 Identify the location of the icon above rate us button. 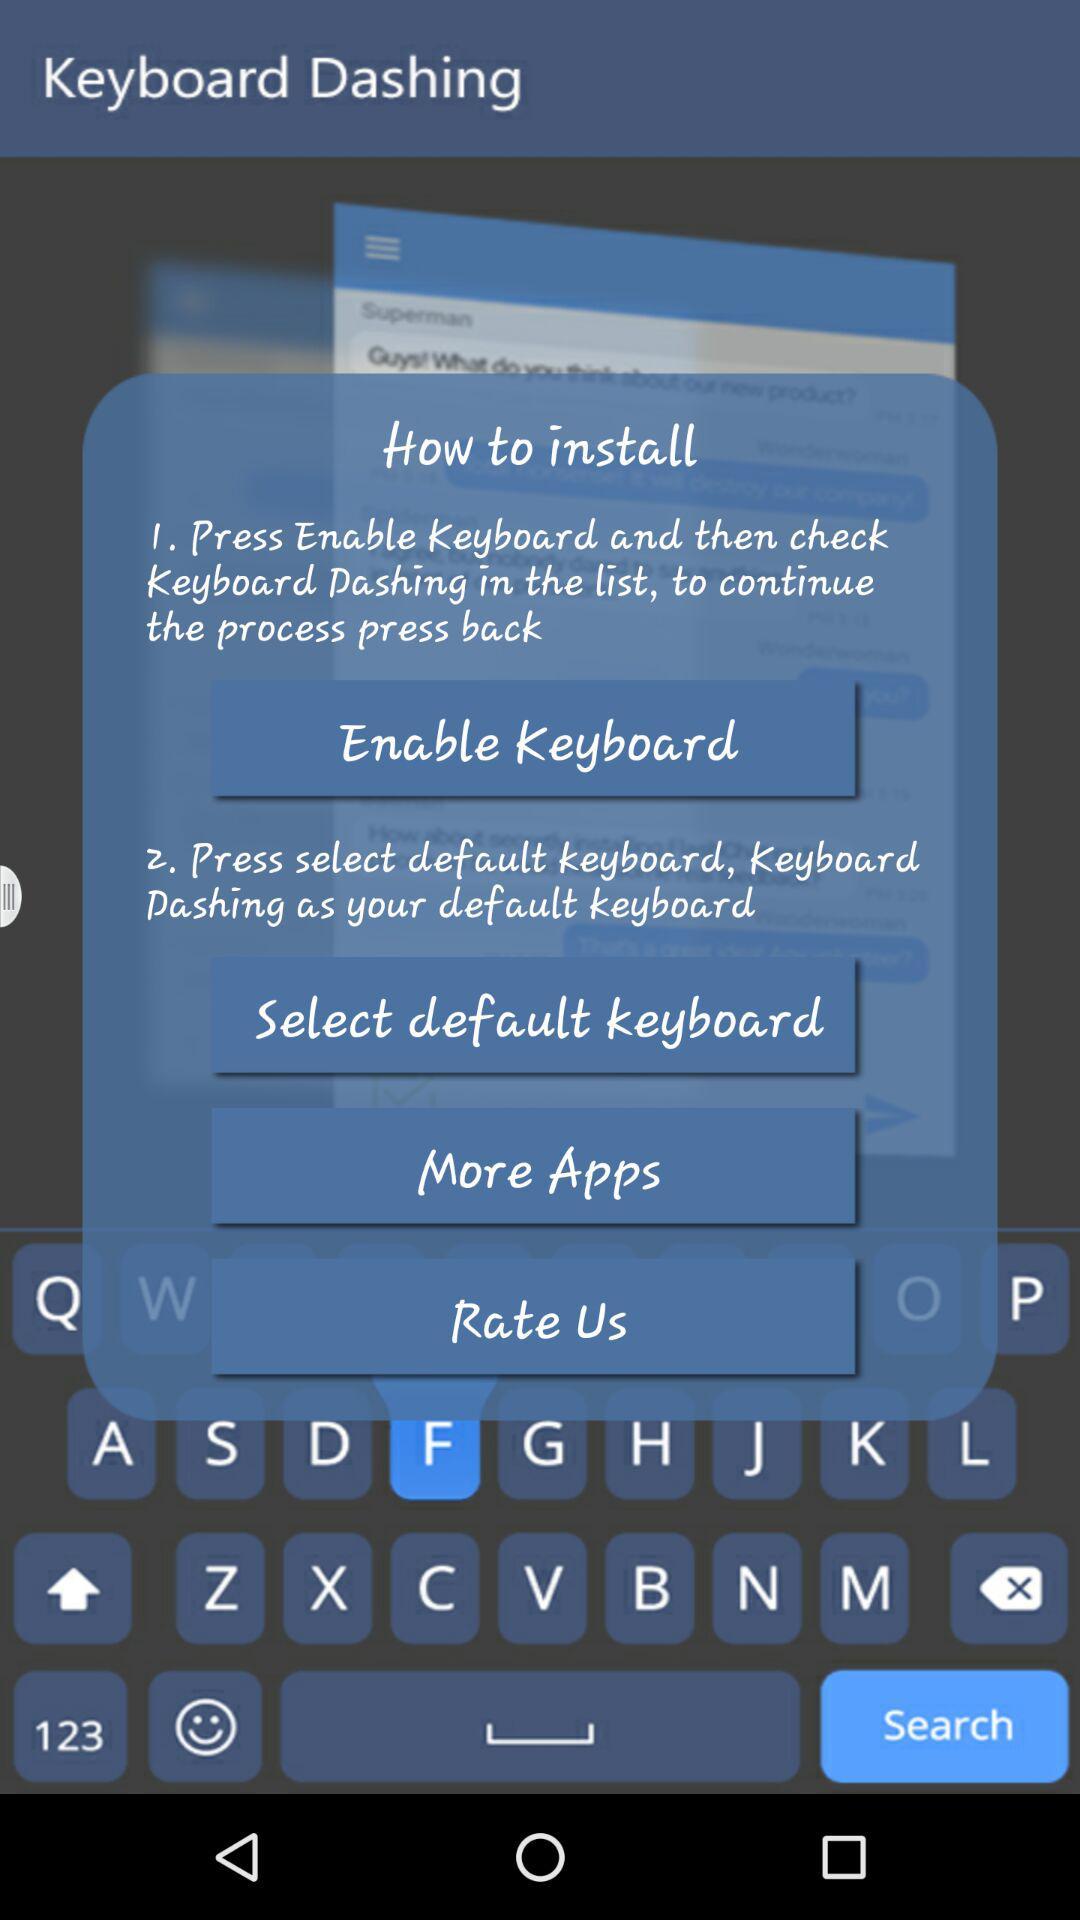
(538, 1170).